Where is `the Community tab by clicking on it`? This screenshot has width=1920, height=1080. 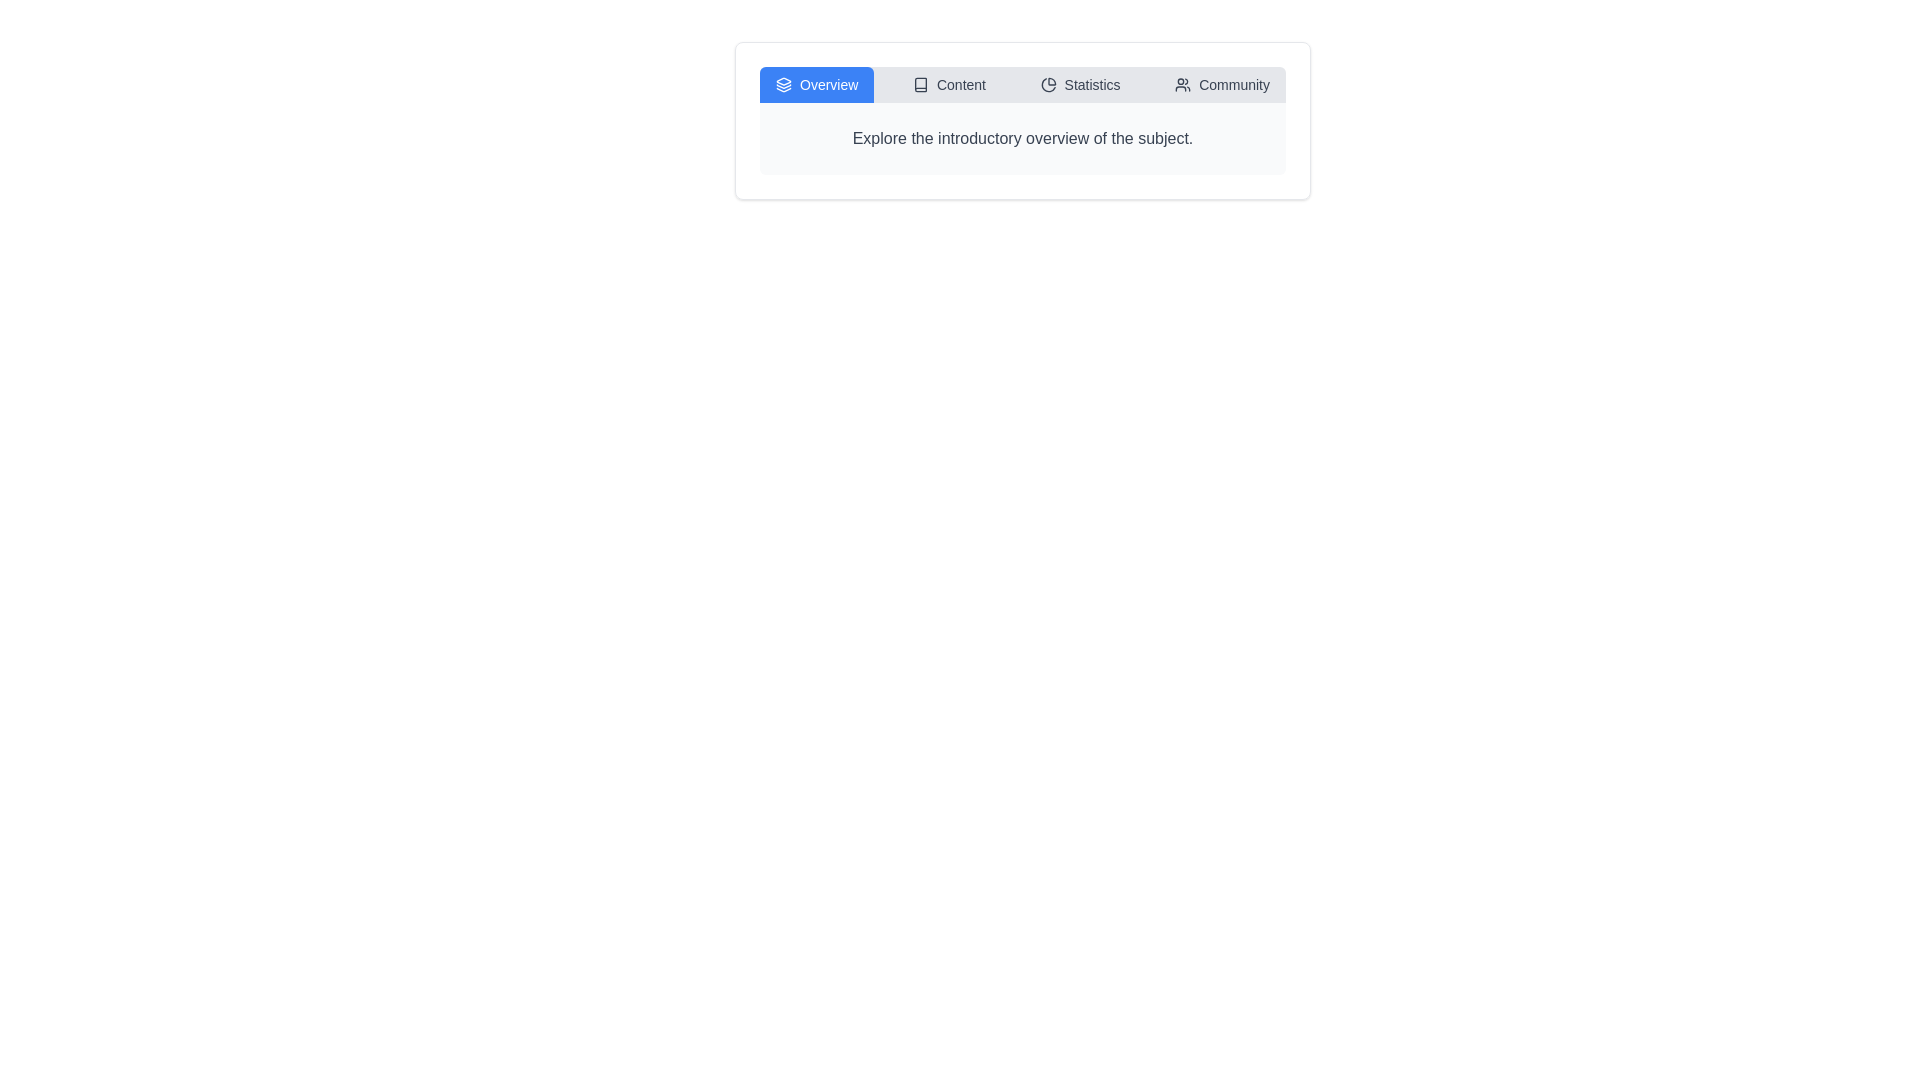 the Community tab by clicking on it is located at coordinates (1221, 83).